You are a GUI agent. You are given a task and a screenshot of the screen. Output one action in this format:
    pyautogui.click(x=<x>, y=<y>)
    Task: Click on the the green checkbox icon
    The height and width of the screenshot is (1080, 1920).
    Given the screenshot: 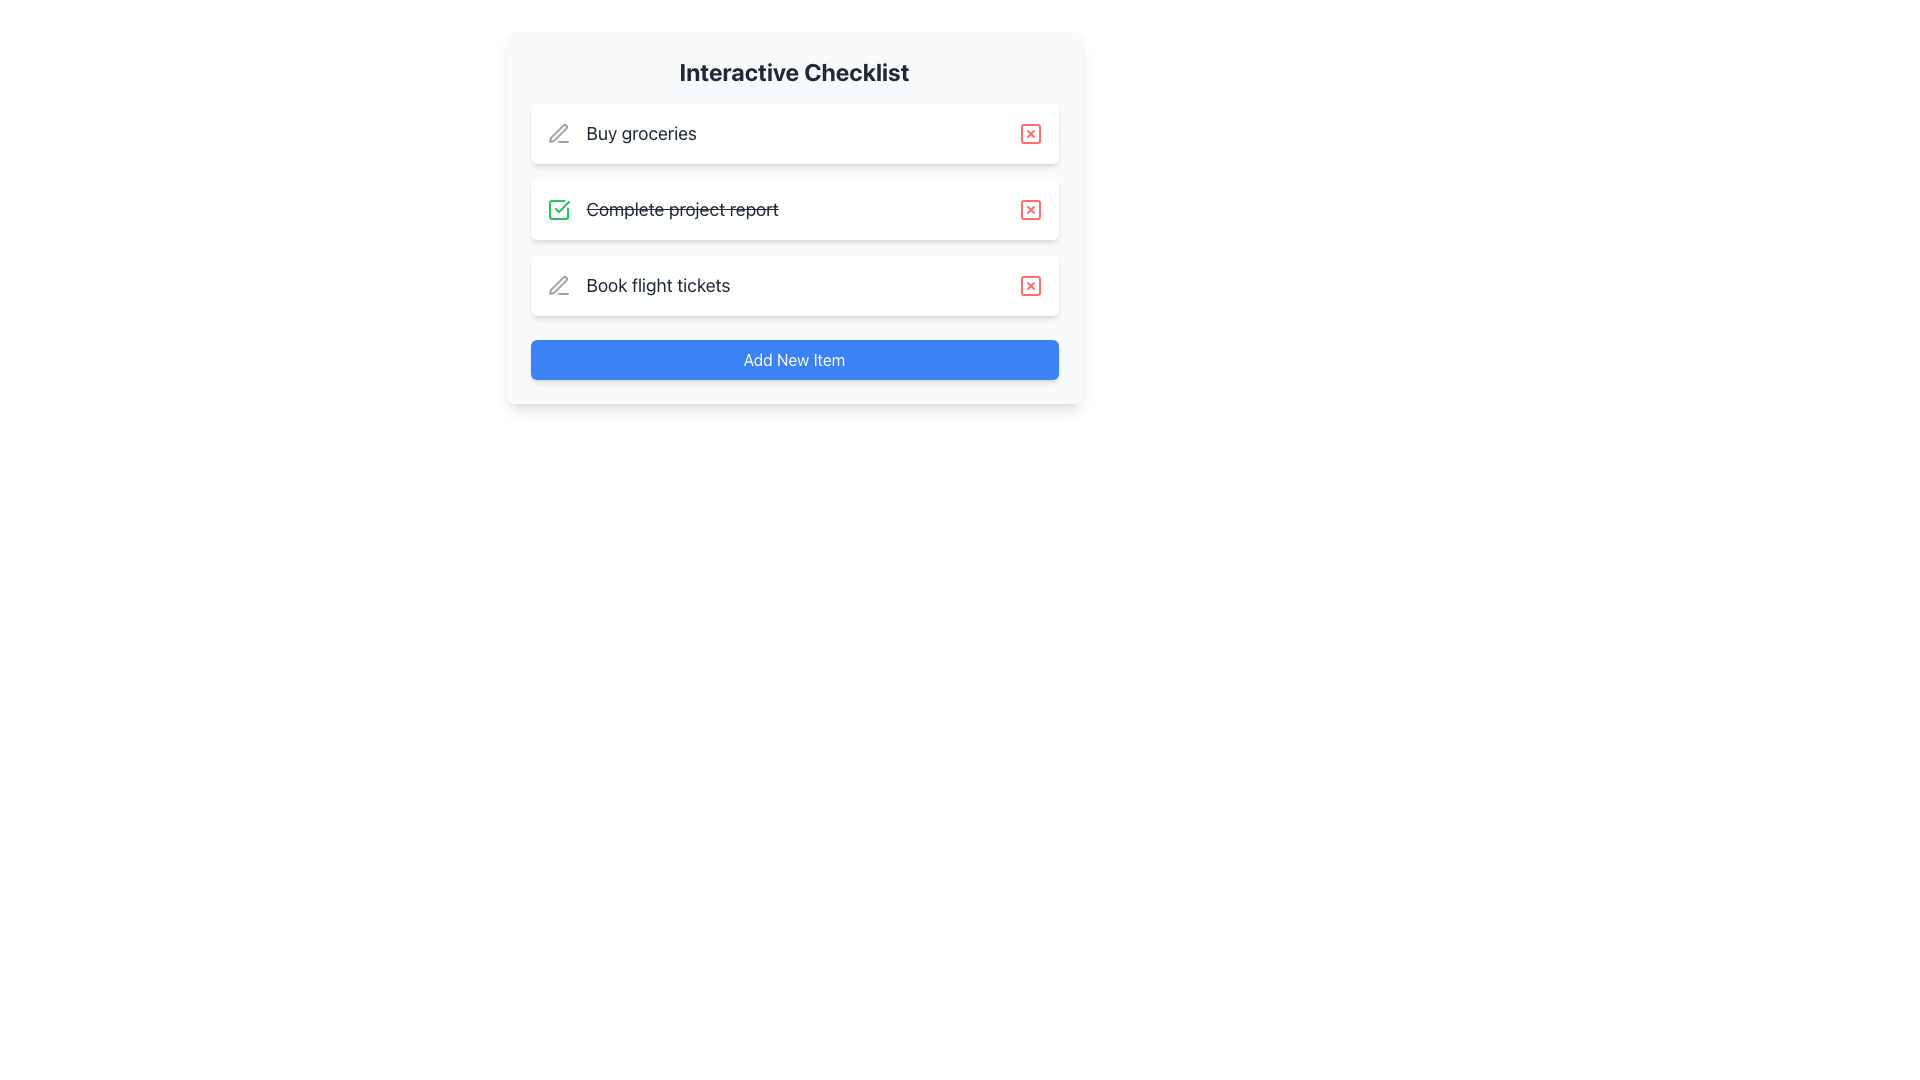 What is the action you would take?
    pyautogui.click(x=558, y=209)
    